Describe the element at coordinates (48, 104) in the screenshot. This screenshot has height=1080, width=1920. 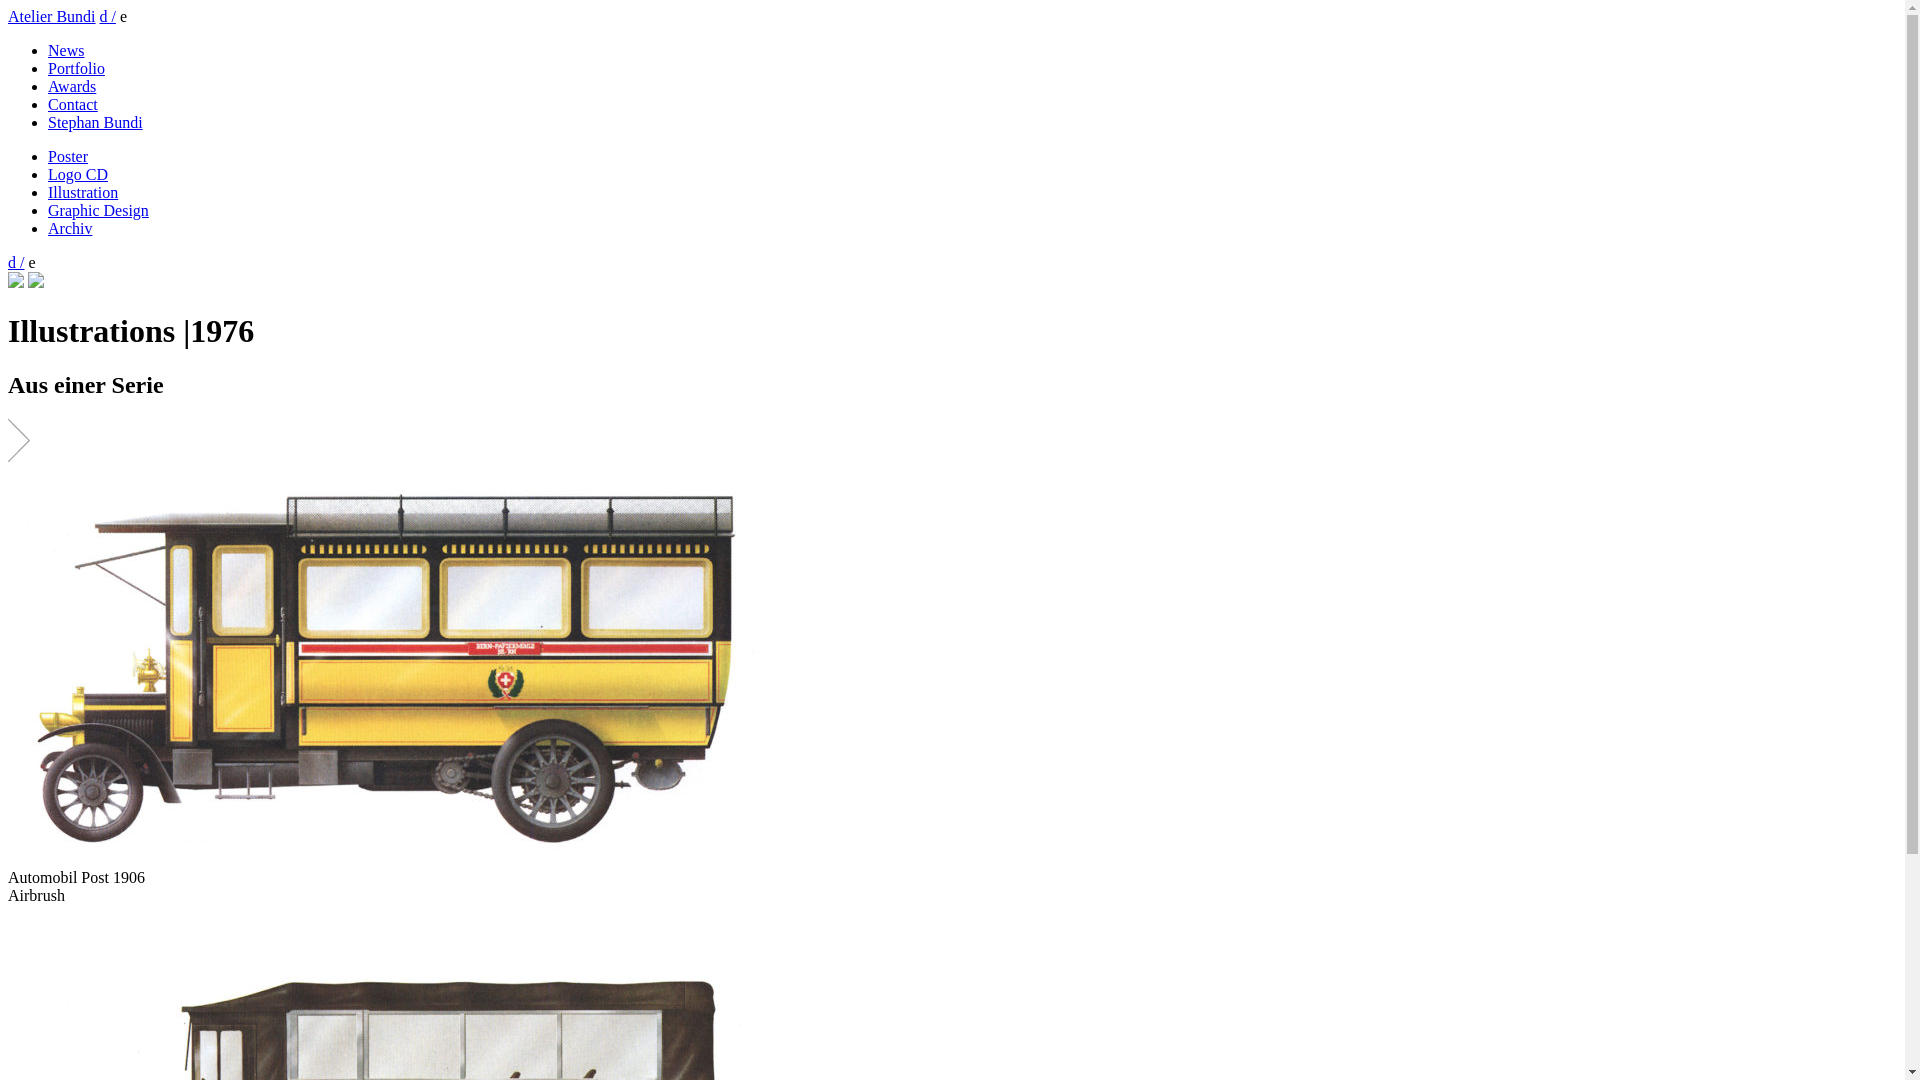
I see `'Contact'` at that location.